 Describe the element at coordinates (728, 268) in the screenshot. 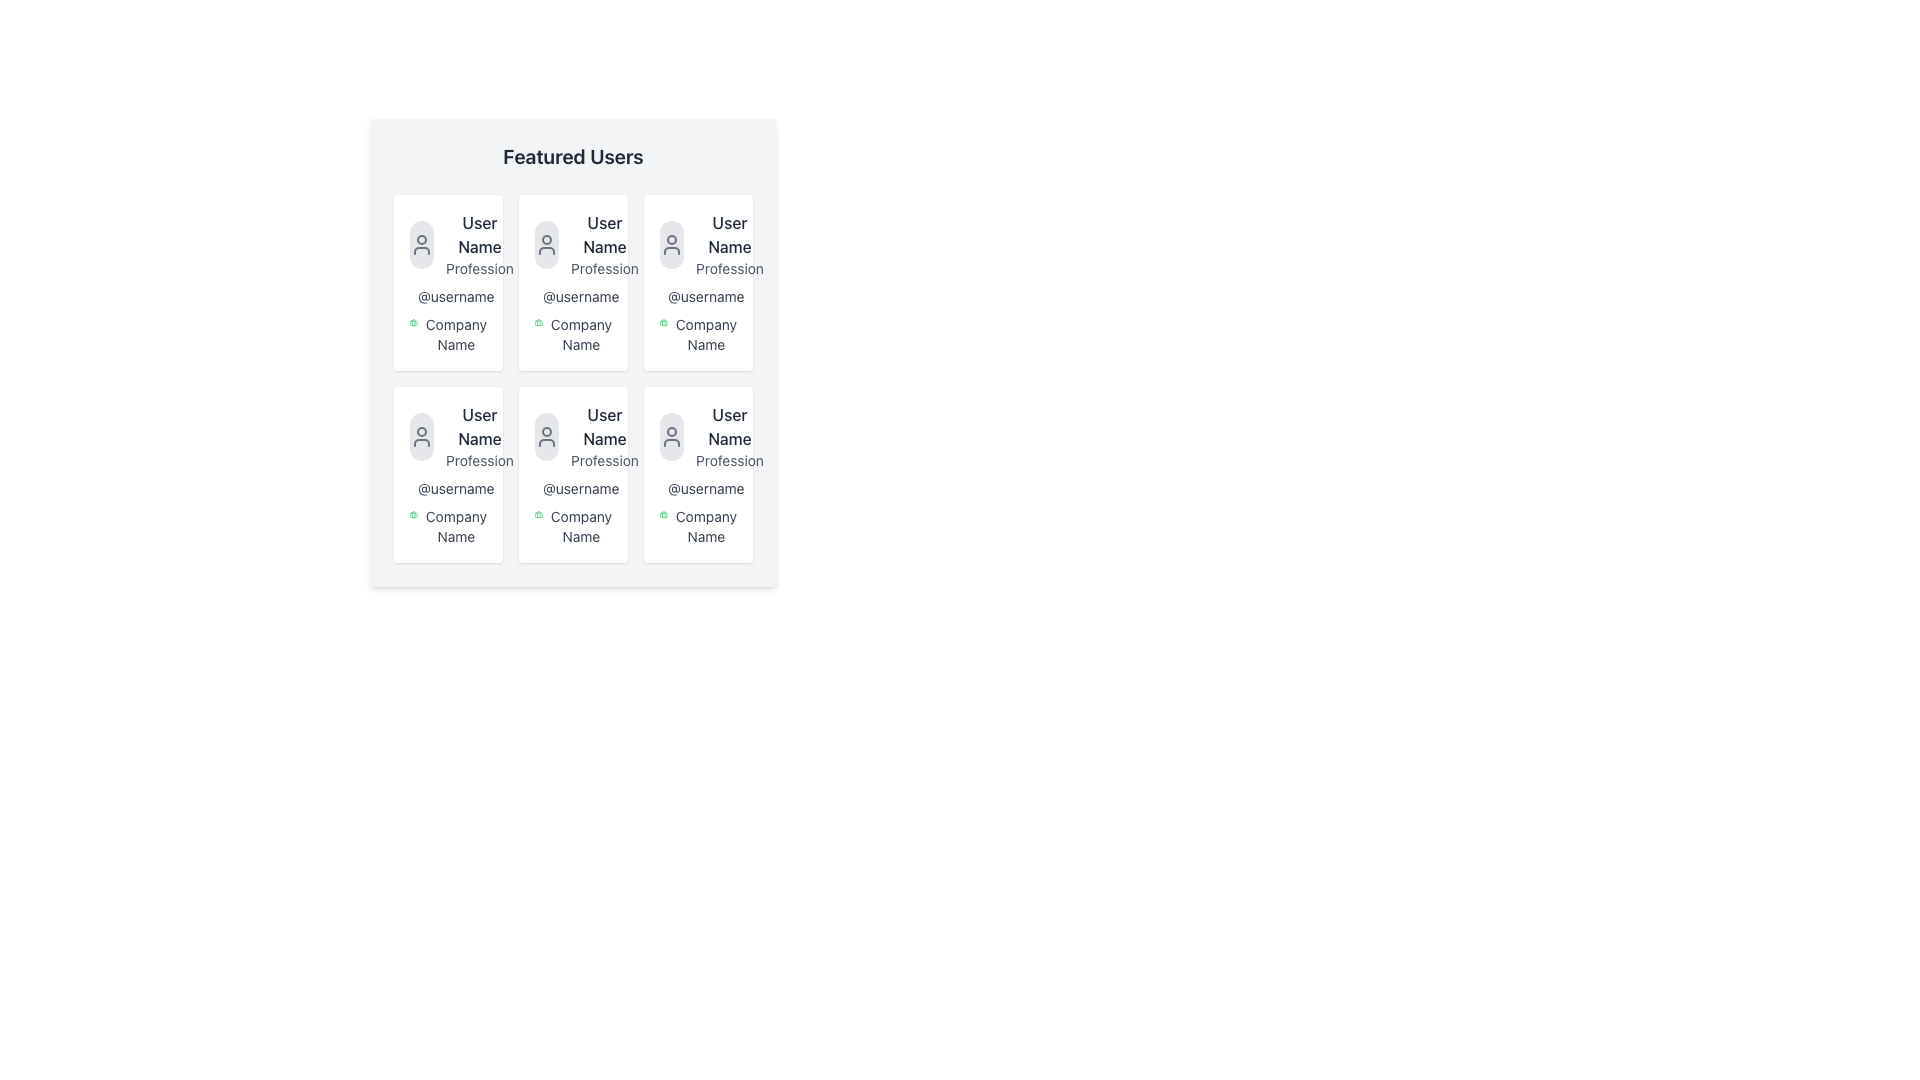

I see `the 'Profession' text label, which is styled in a small, gray font and positioned below the 'User Name' text within the first row of user cards in a 3x2 grid` at that location.